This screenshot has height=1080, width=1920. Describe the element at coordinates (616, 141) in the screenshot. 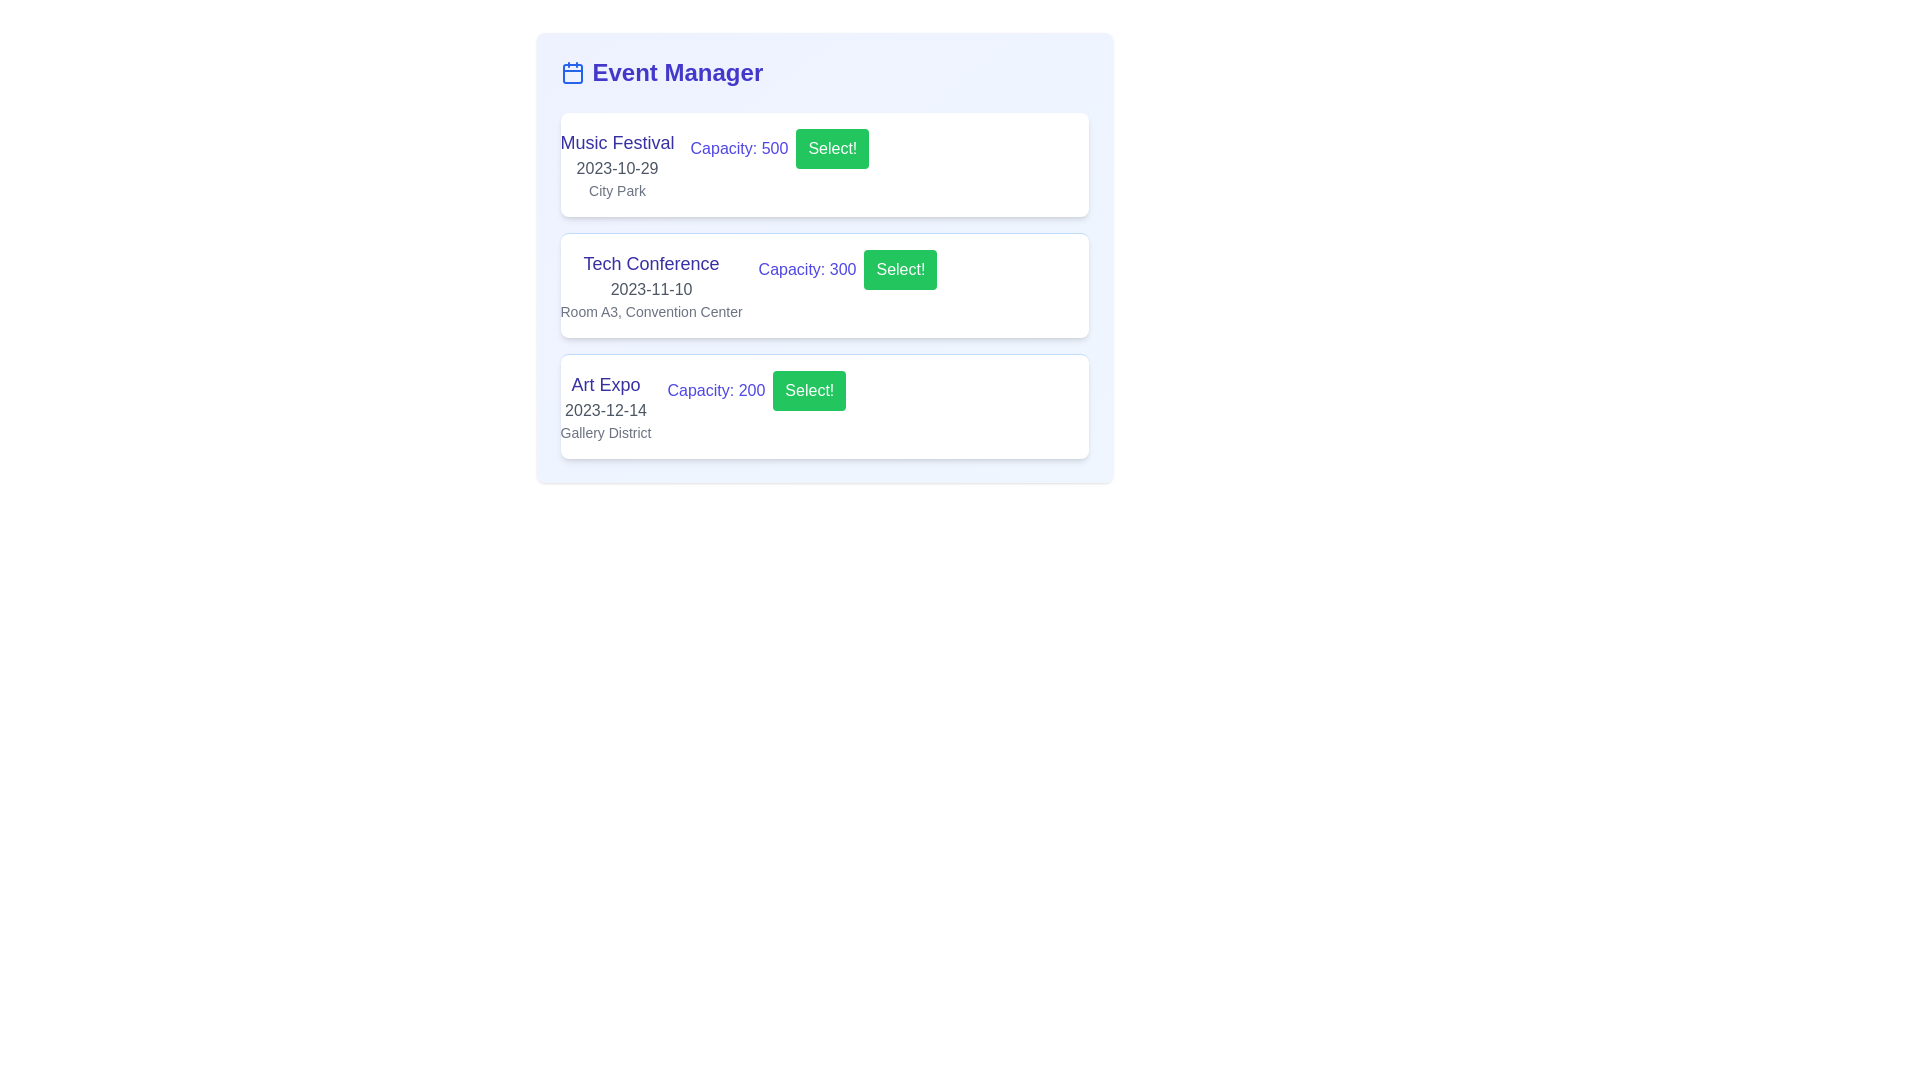

I see `the 'Music Festival' text label, which is prominently displayed in a bold, larger indigo font near the top of the event card layout` at that location.